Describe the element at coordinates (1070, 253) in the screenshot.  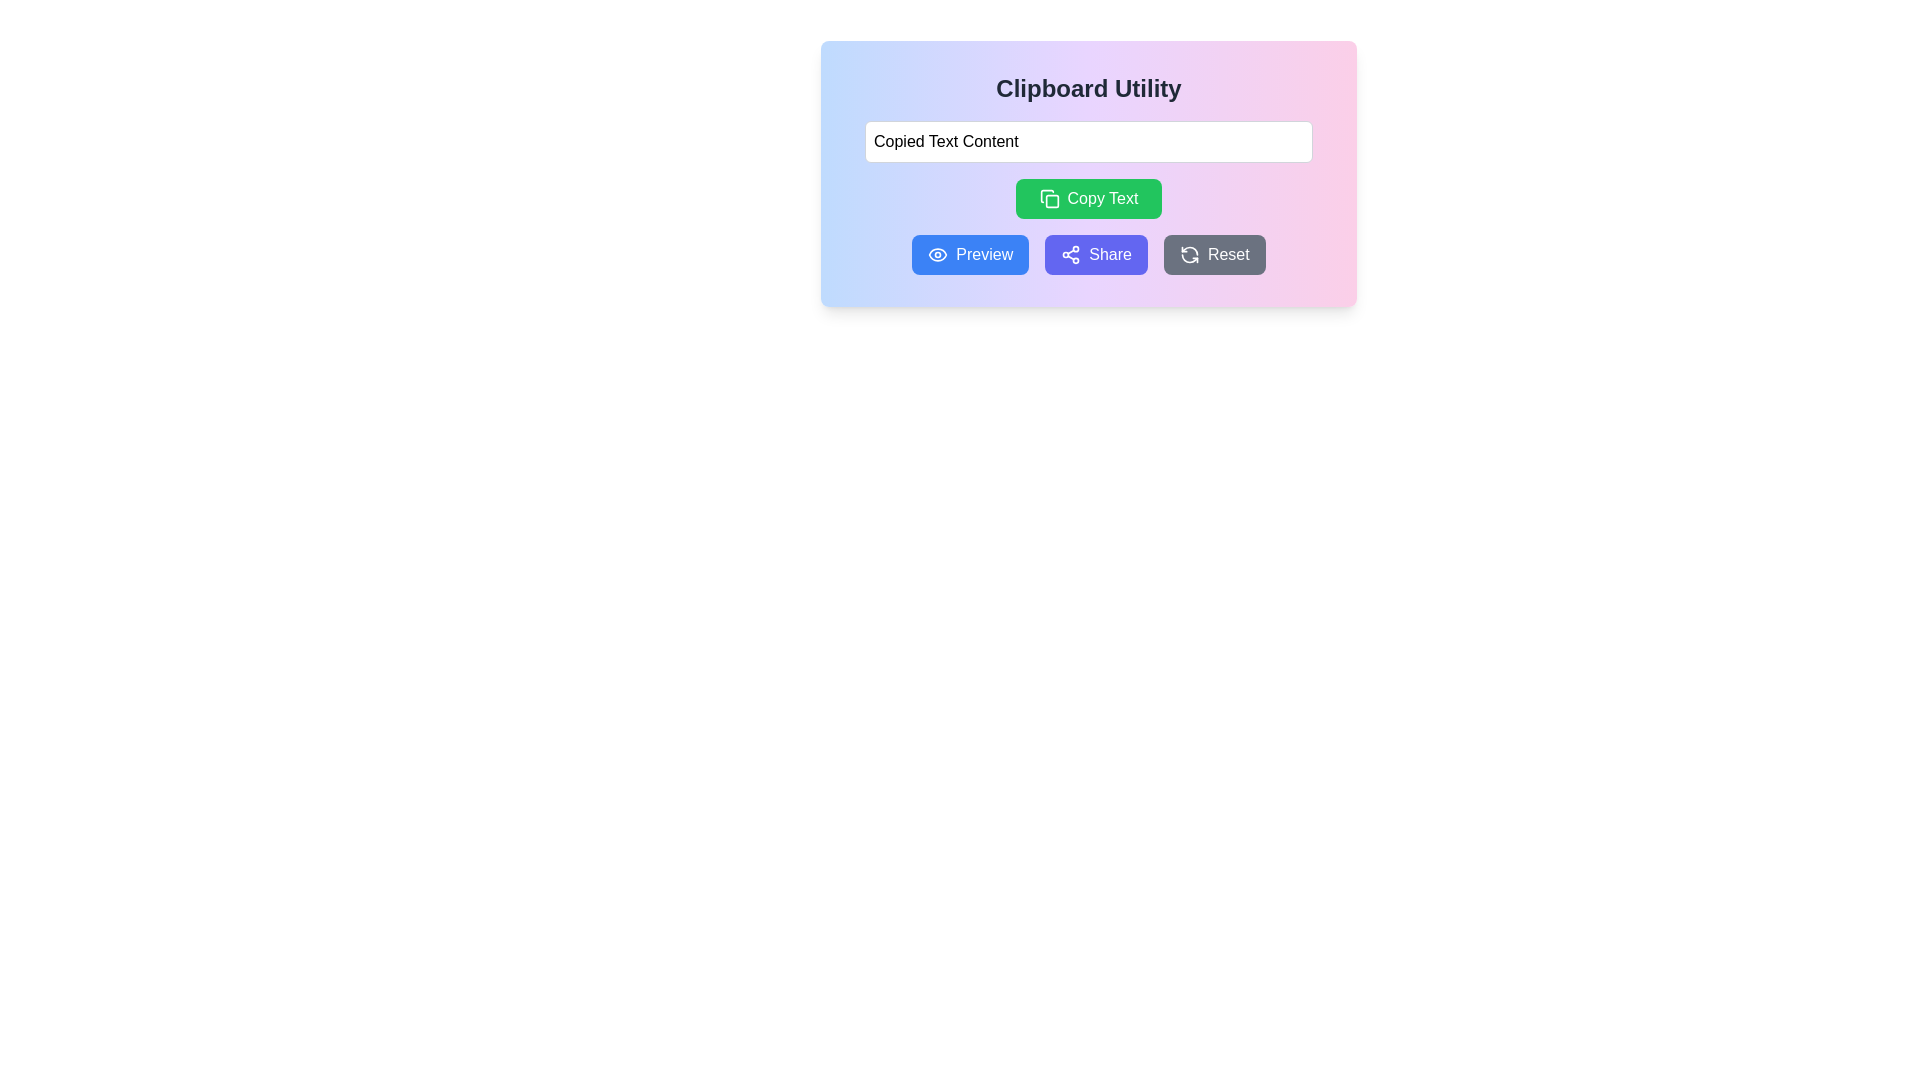
I see `the SVG 'Share' icon, which is styled with thin strokes and located within the 'Share' button before the text 'Share'` at that location.